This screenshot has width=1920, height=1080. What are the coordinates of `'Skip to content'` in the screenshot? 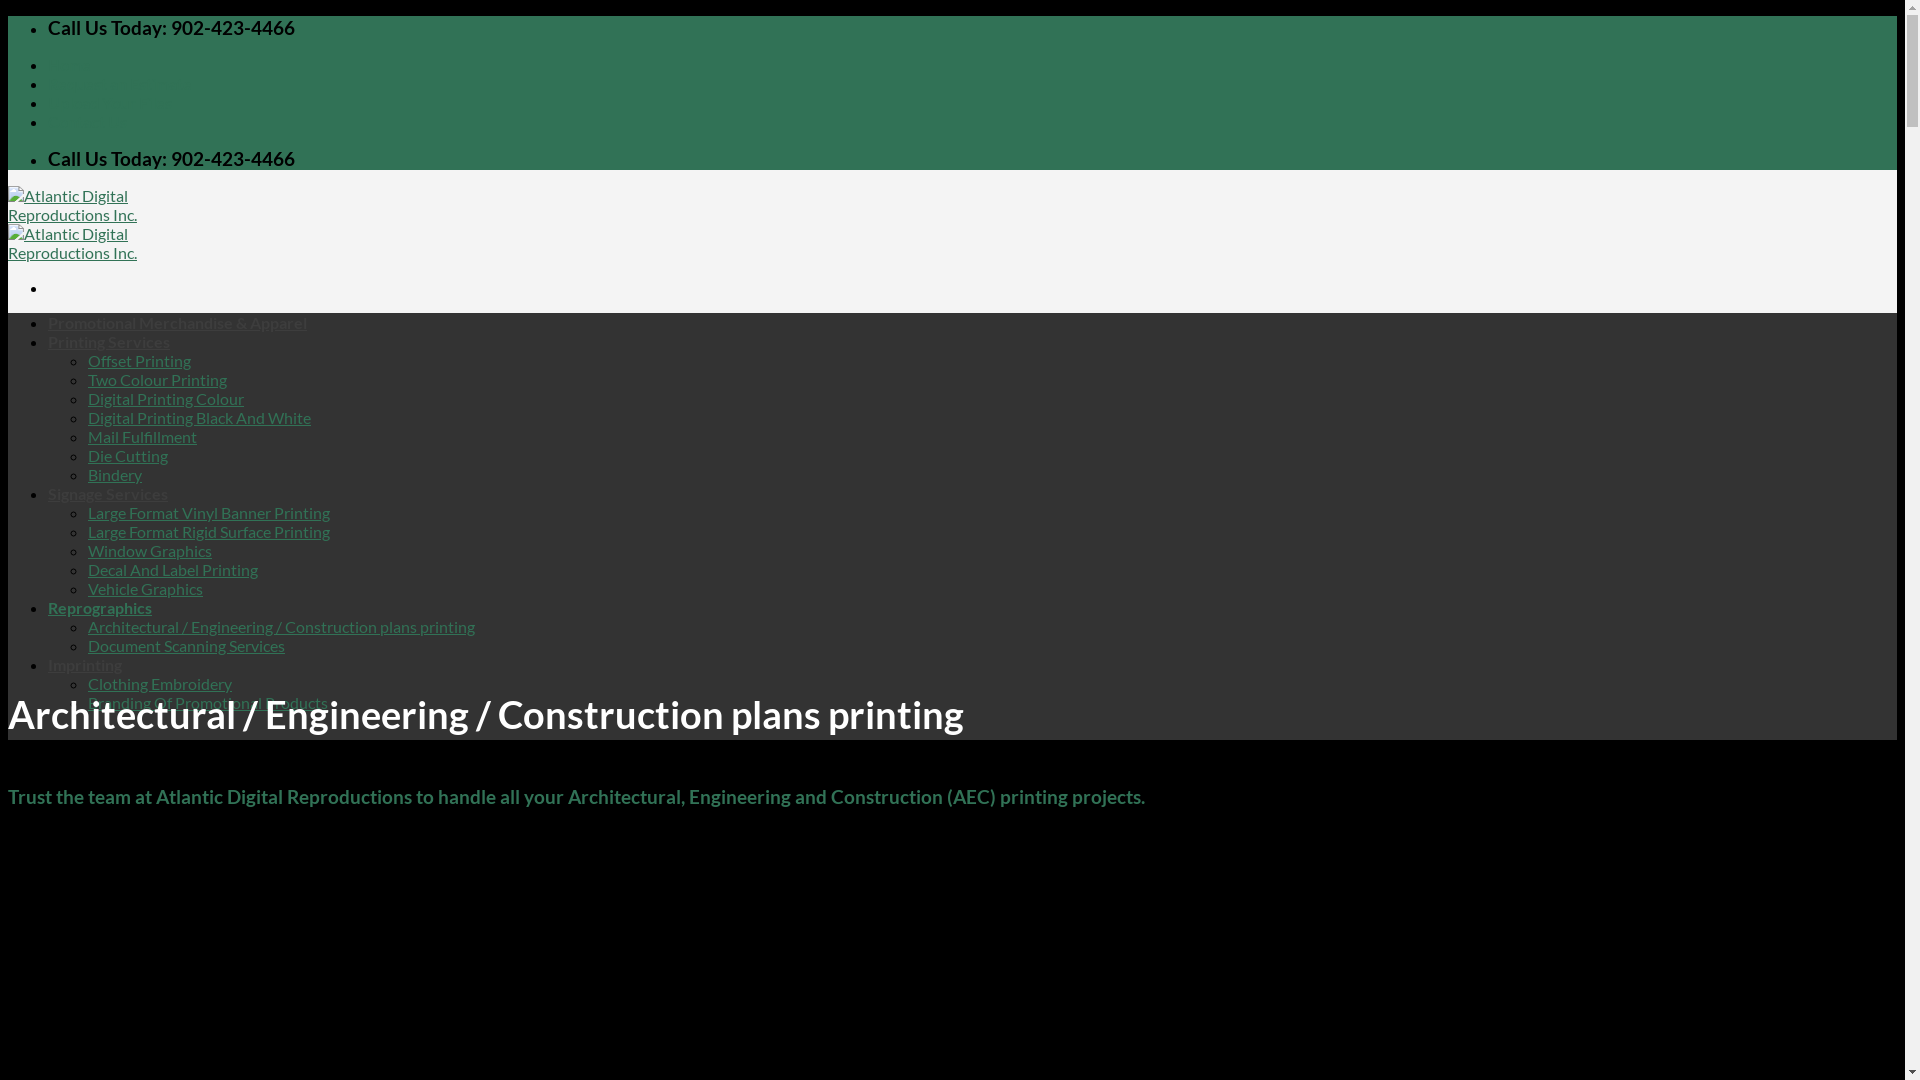 It's located at (6, 15).